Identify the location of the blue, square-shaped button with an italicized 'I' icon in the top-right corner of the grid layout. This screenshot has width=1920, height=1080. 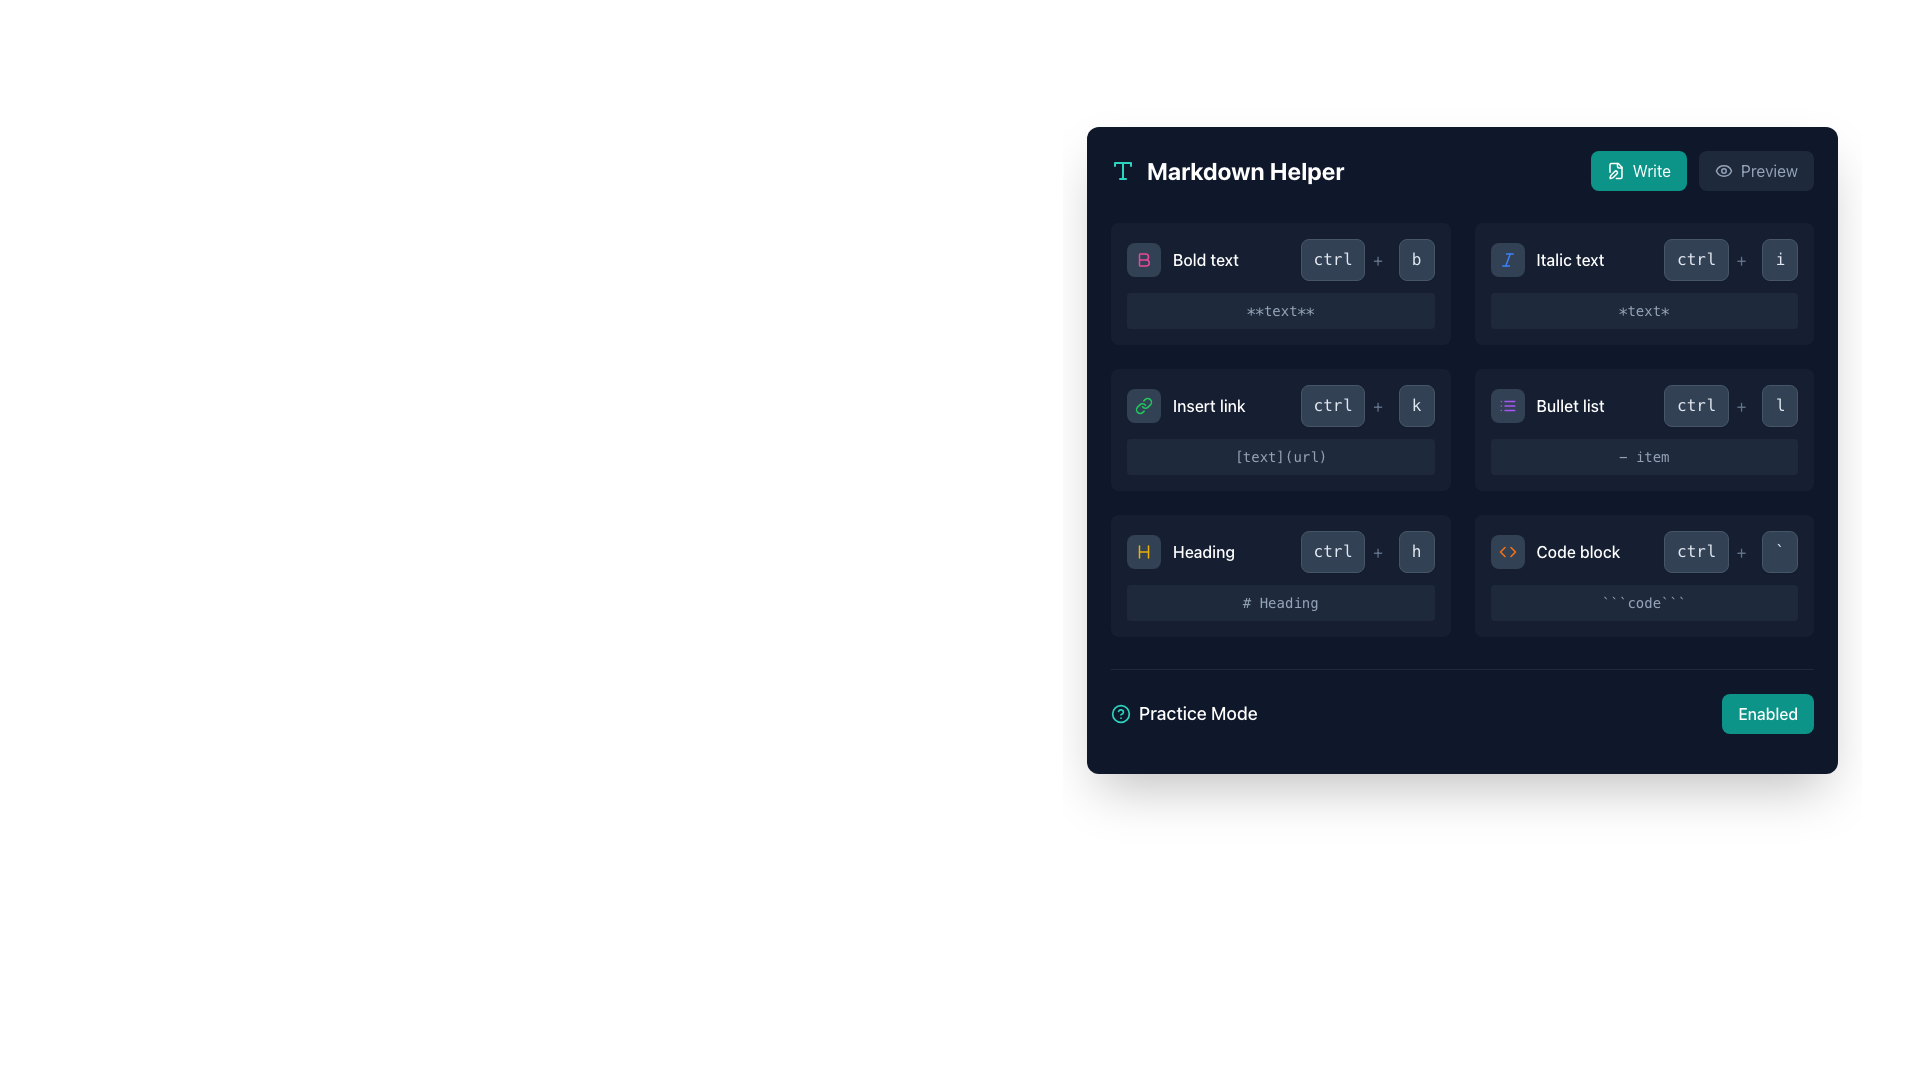
(1507, 258).